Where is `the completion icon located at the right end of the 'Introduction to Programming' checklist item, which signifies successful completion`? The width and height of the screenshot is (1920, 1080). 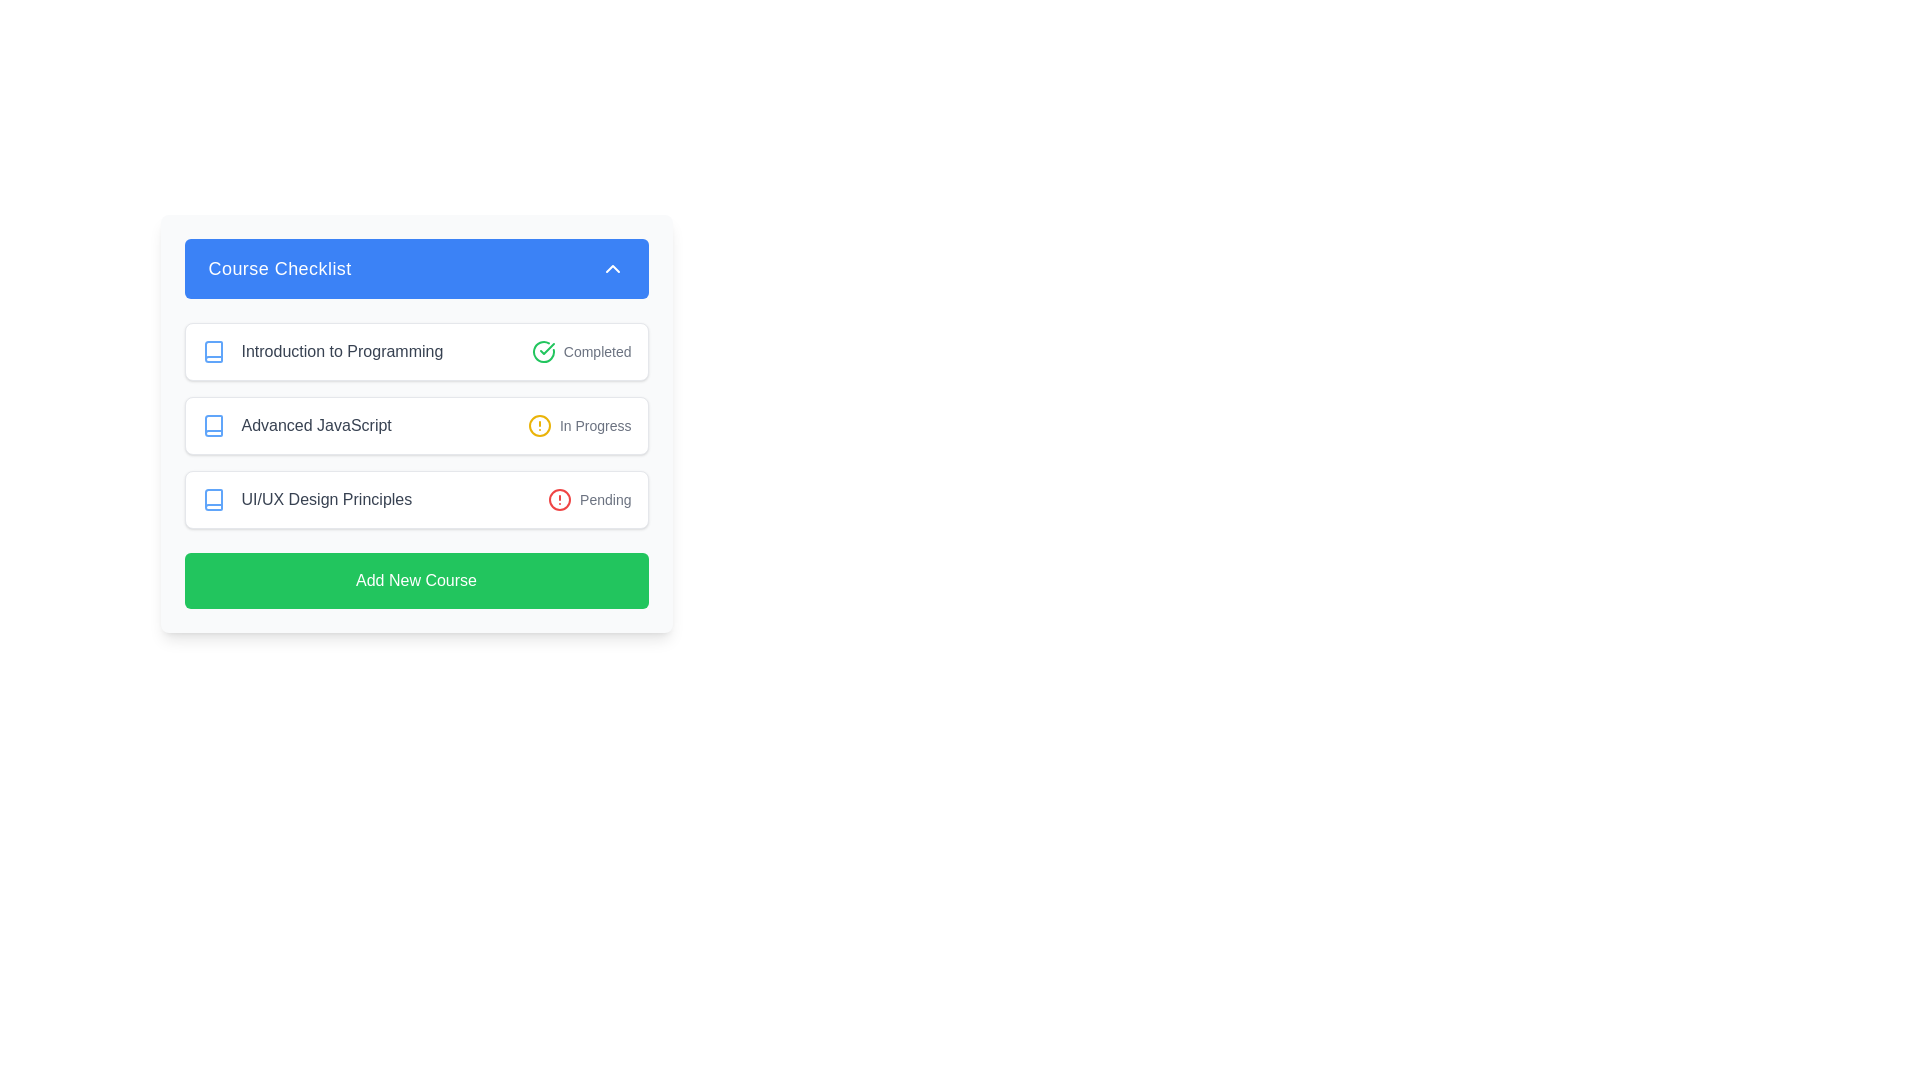 the completion icon located at the right end of the 'Introduction to Programming' checklist item, which signifies successful completion is located at coordinates (547, 347).